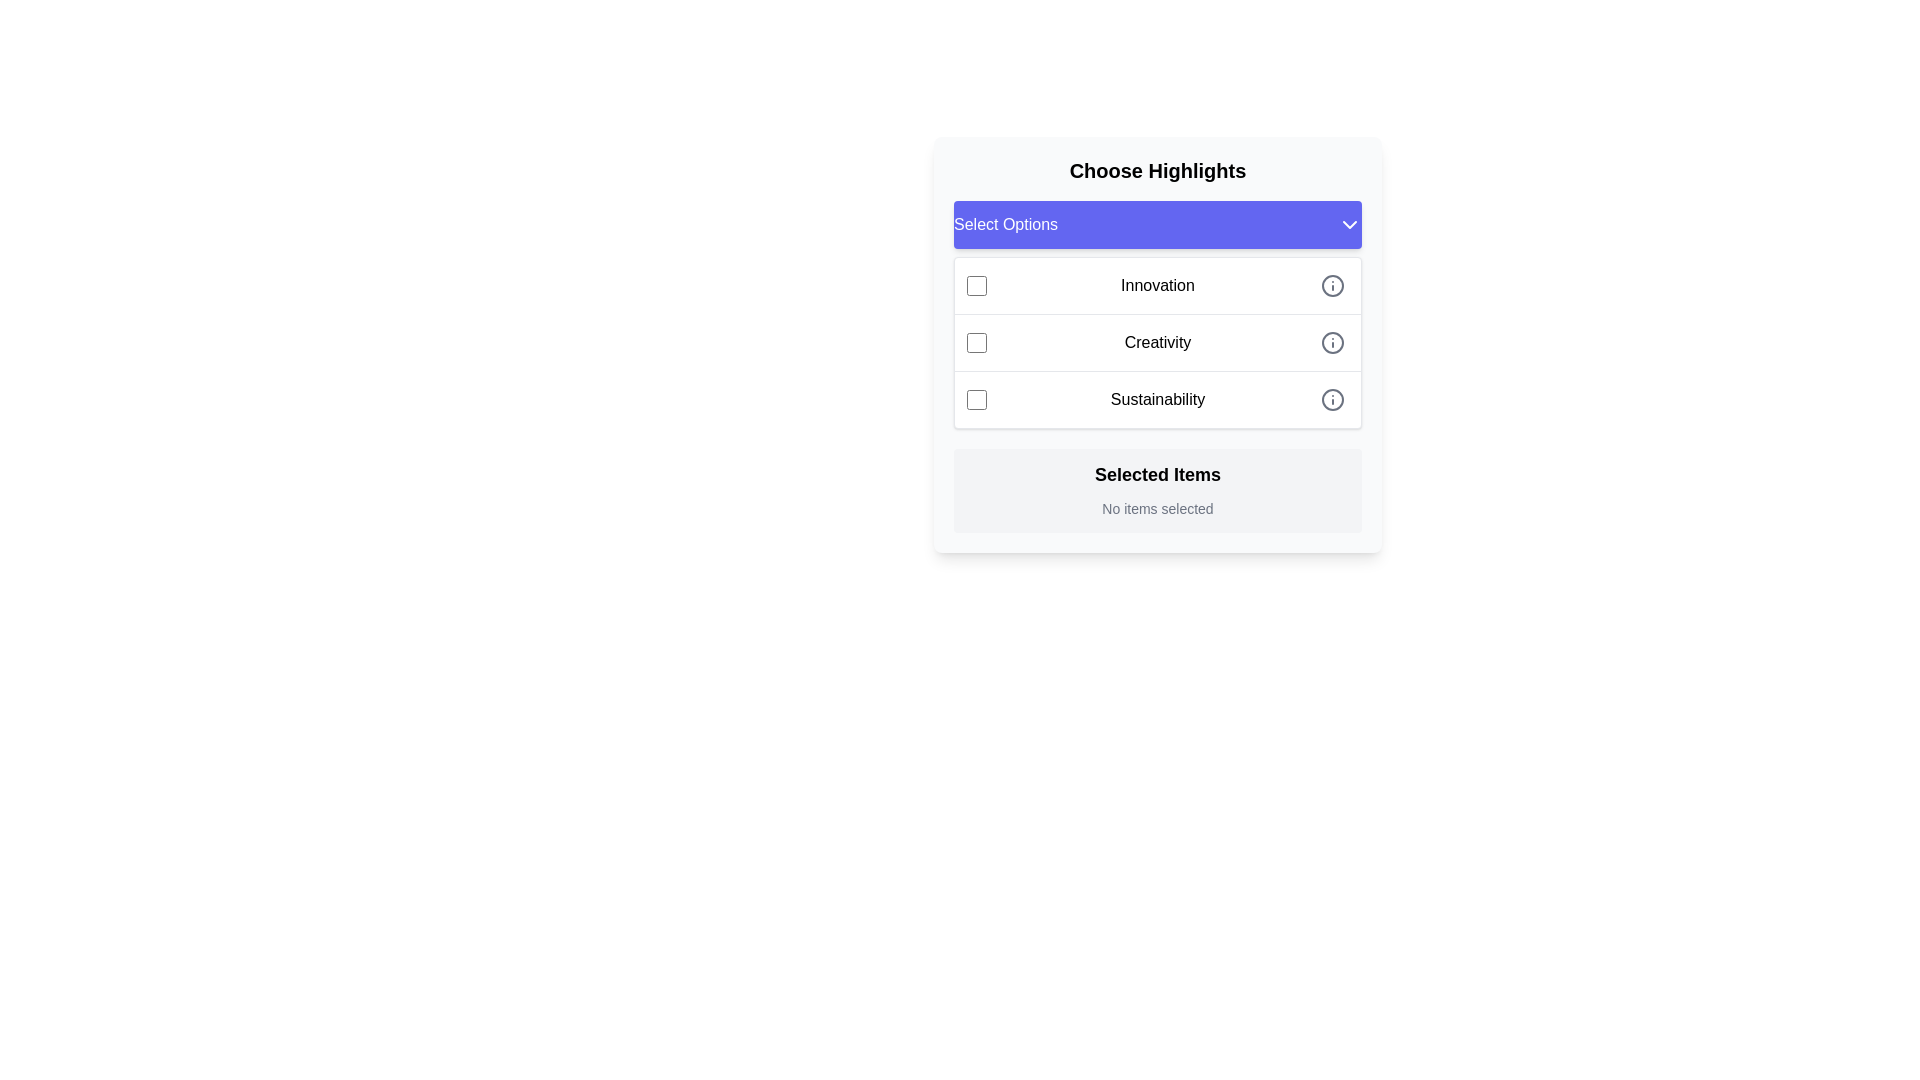 This screenshot has width=1920, height=1080. I want to click on the informational Text Label indicating that no items are currently selected within the 'Selected Items' section, so click(1157, 508).